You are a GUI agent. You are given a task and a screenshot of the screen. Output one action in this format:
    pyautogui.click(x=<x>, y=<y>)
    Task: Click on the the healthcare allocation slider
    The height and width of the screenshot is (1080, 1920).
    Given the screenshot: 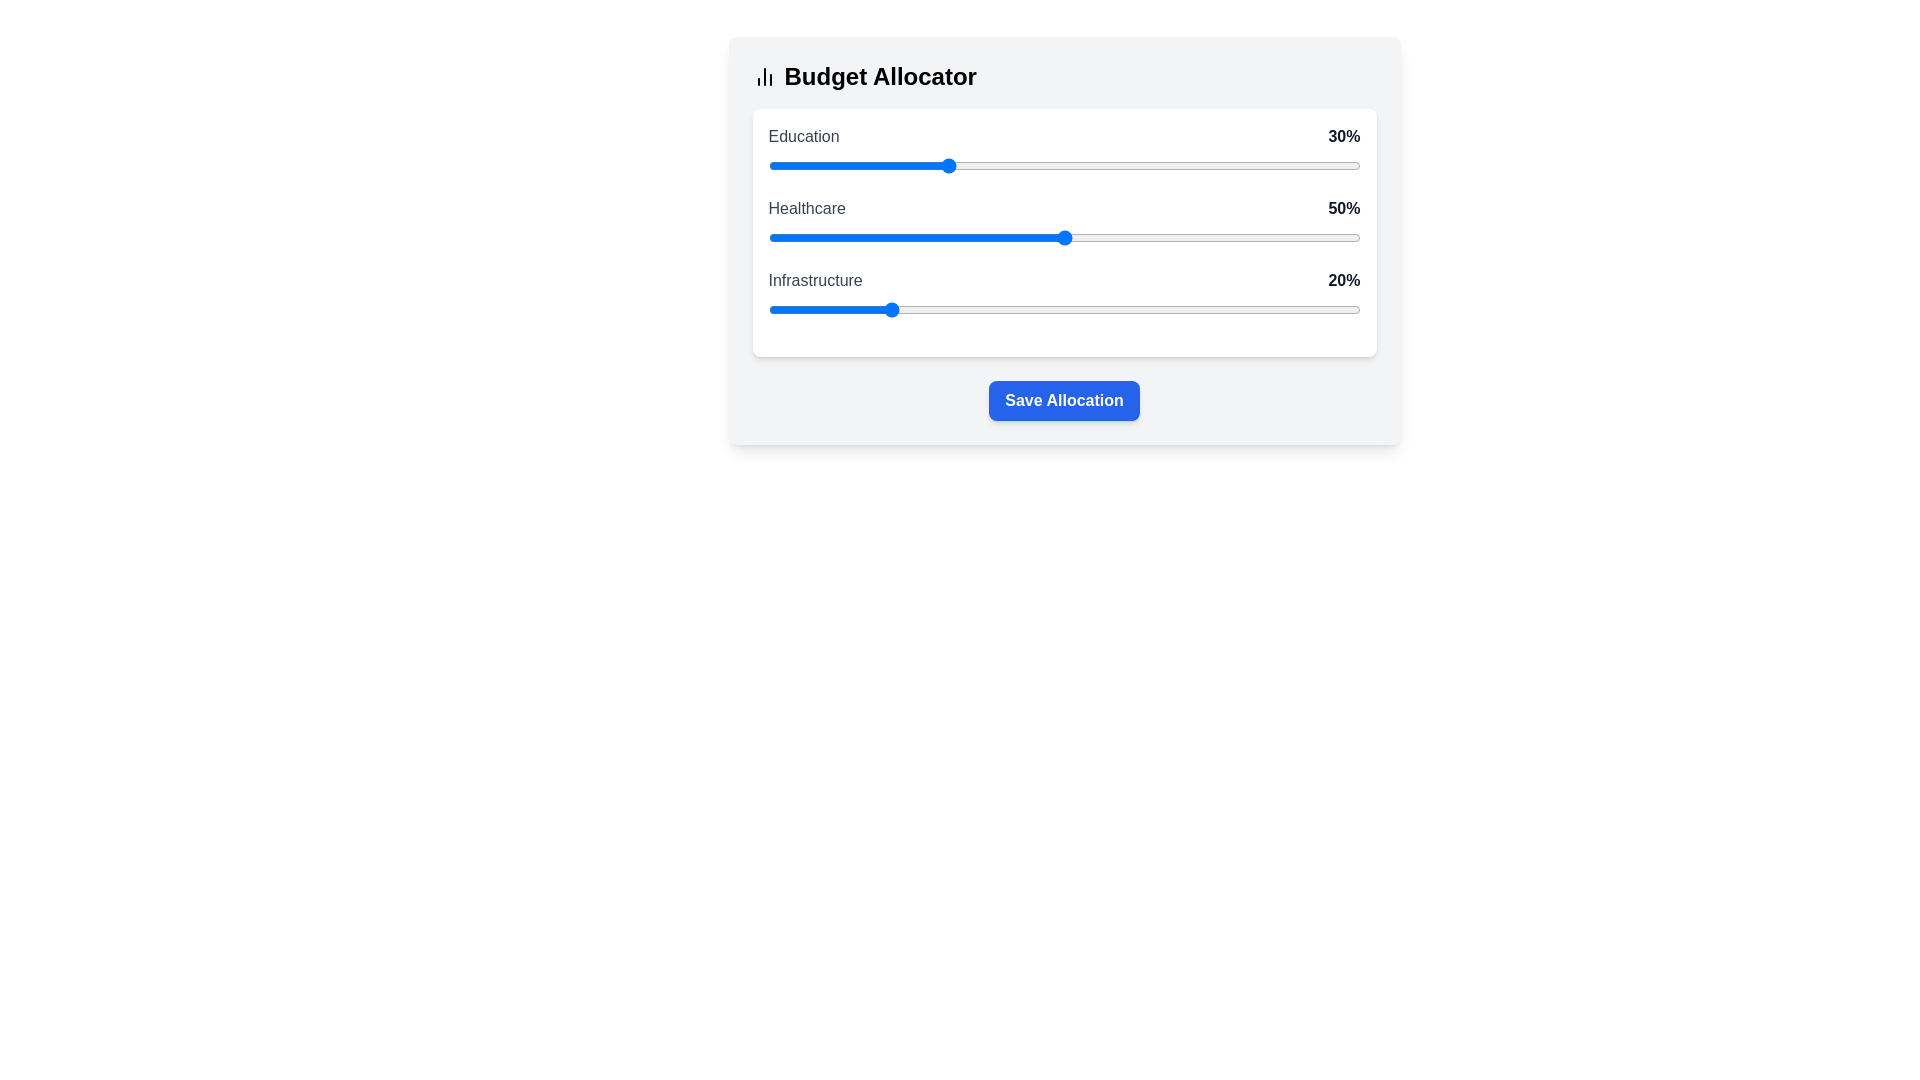 What is the action you would take?
    pyautogui.click(x=891, y=237)
    